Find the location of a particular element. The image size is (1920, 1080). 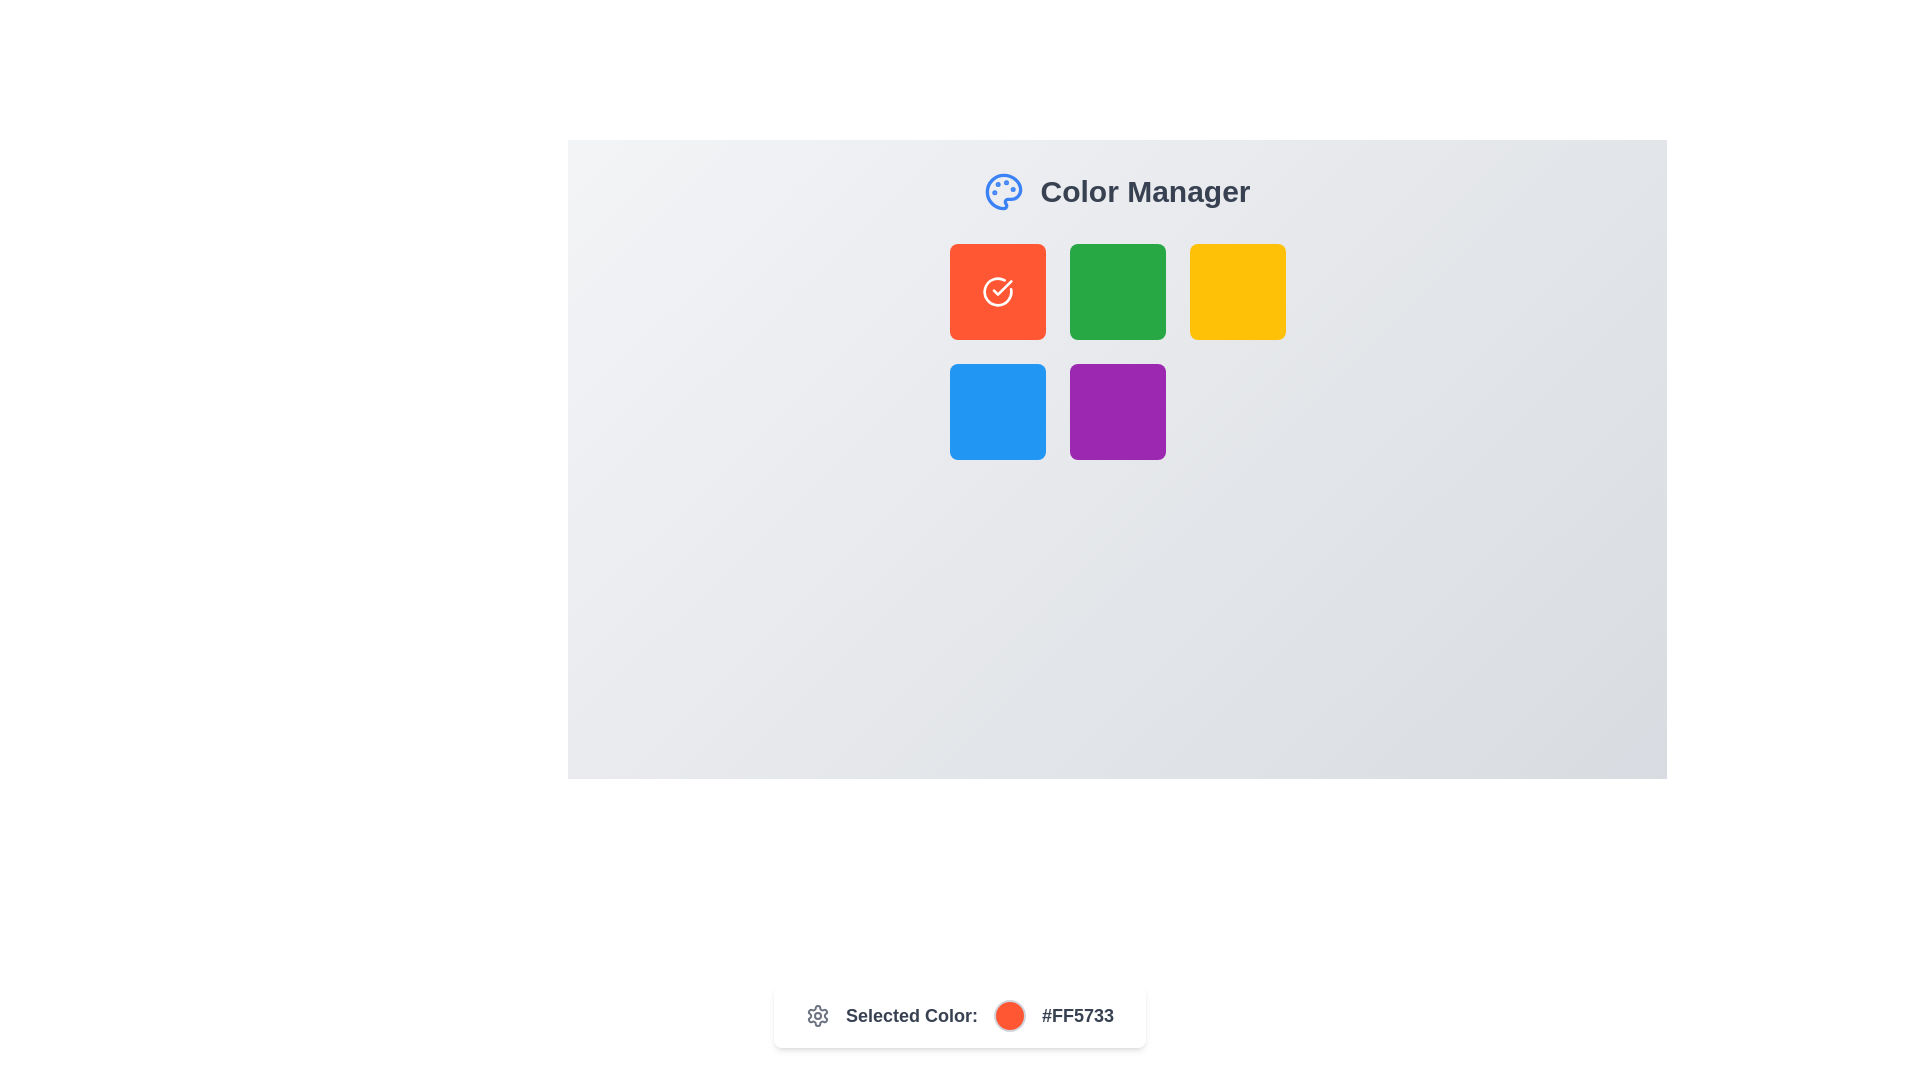

the interactive yellow square button with rounded corners located on the right side of the second row in the grid layout is located at coordinates (1236, 292).